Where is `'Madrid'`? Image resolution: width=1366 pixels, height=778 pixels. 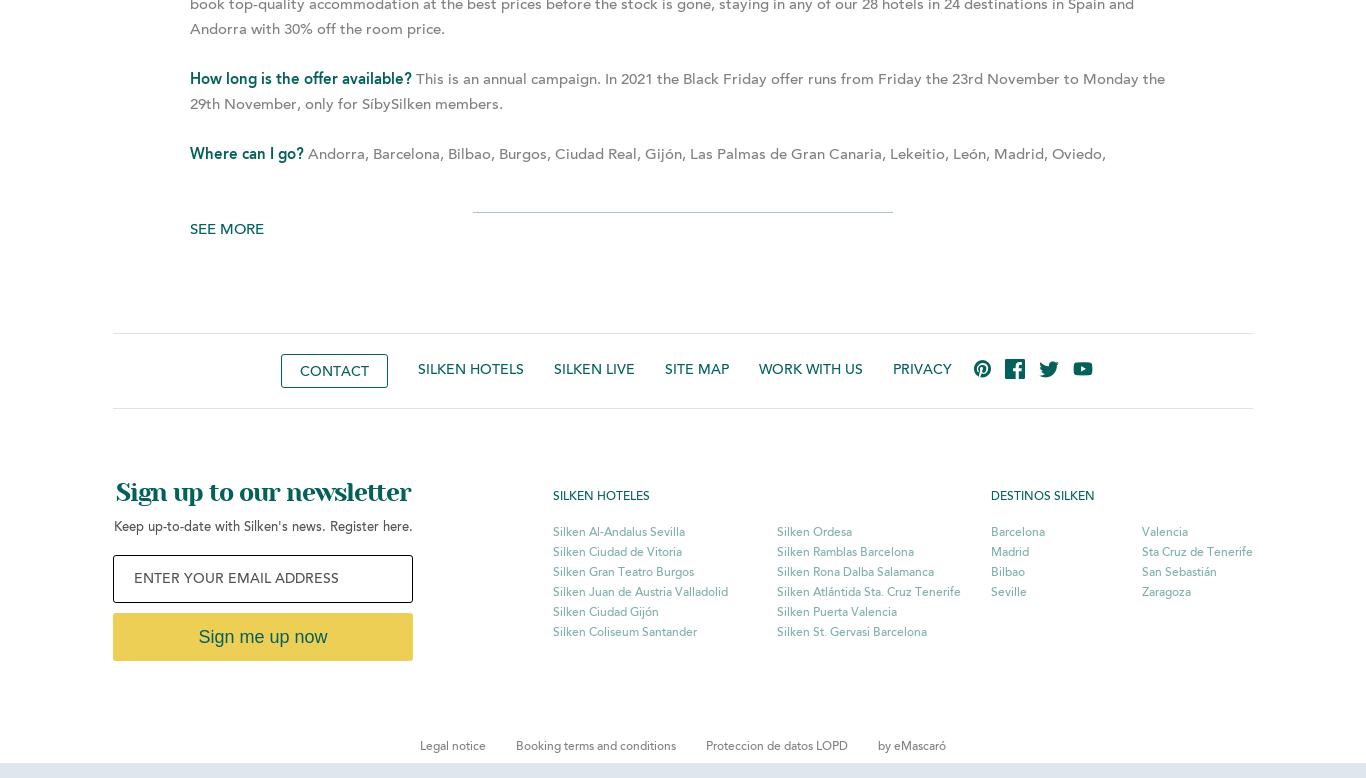 'Madrid' is located at coordinates (1010, 553).